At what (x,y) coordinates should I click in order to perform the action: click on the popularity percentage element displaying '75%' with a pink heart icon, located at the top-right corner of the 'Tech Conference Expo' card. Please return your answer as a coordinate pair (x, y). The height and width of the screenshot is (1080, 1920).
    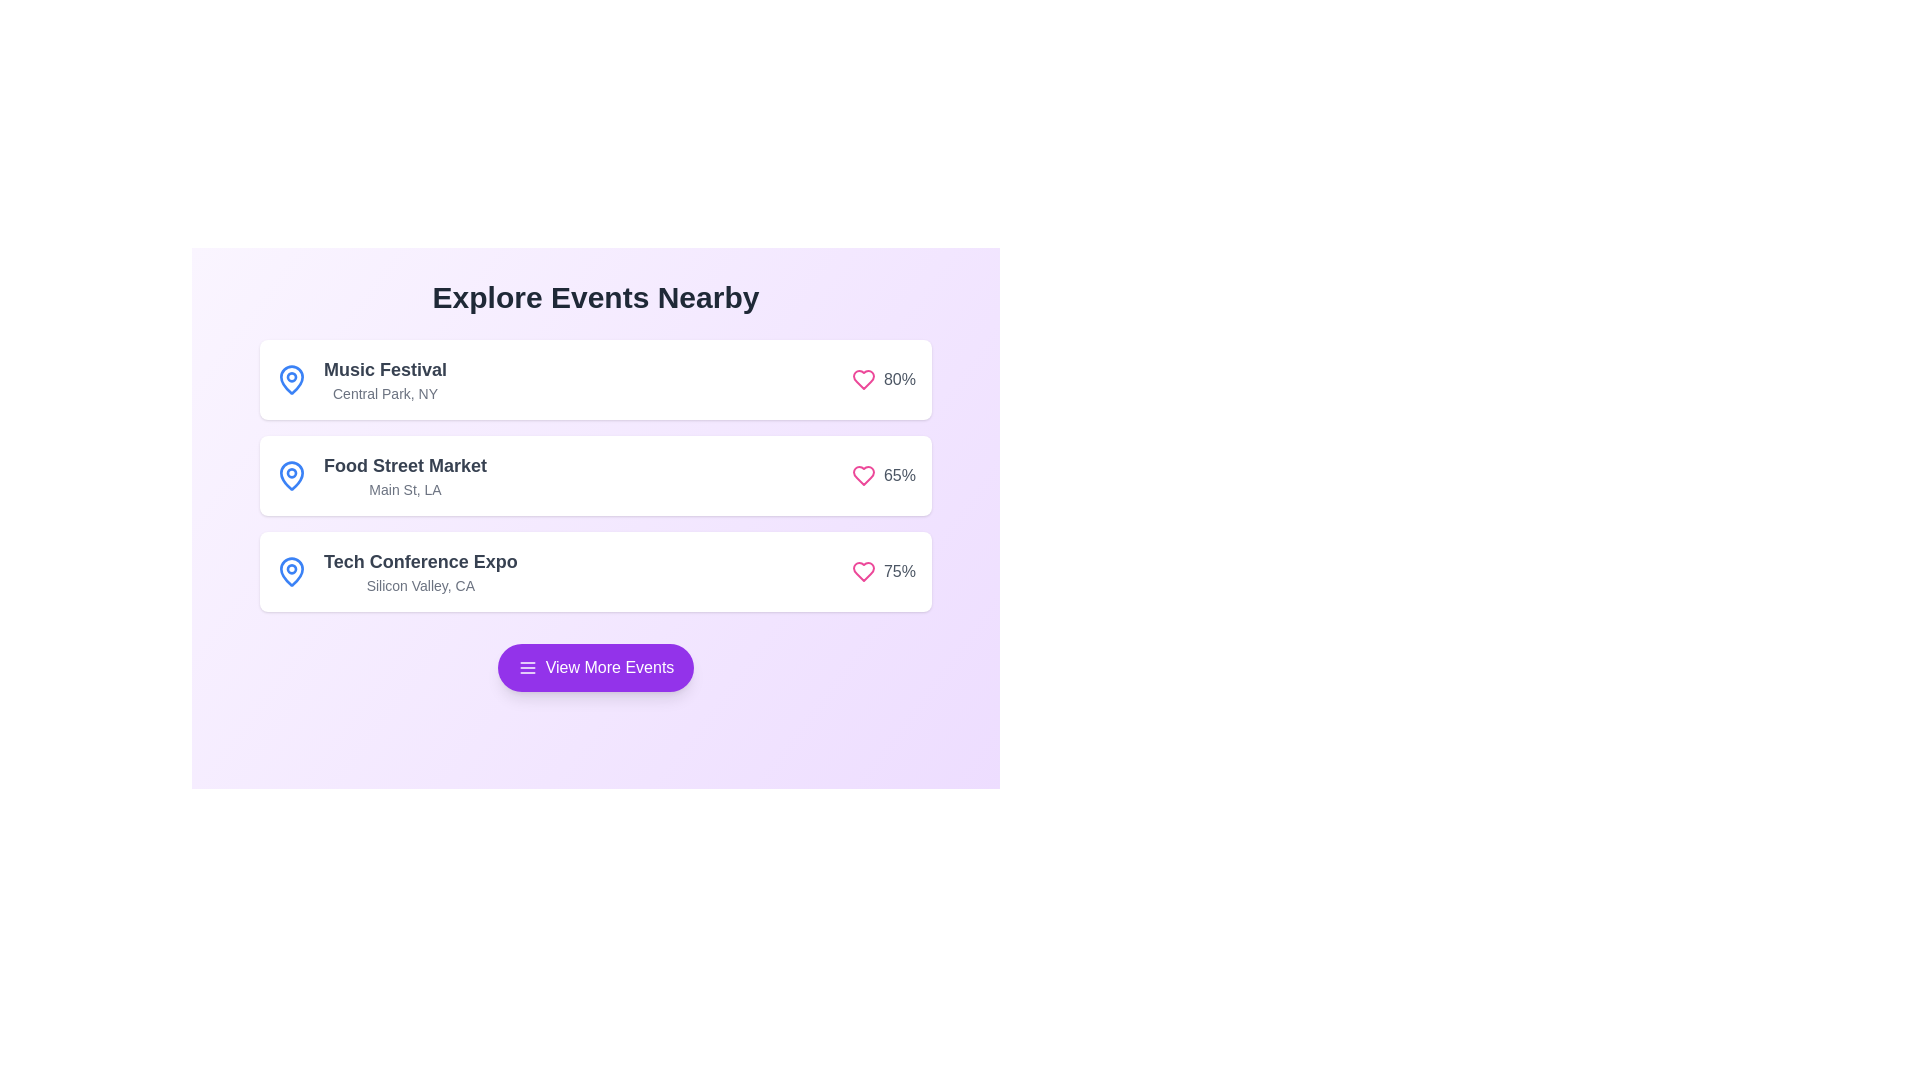
    Looking at the image, I should click on (882, 571).